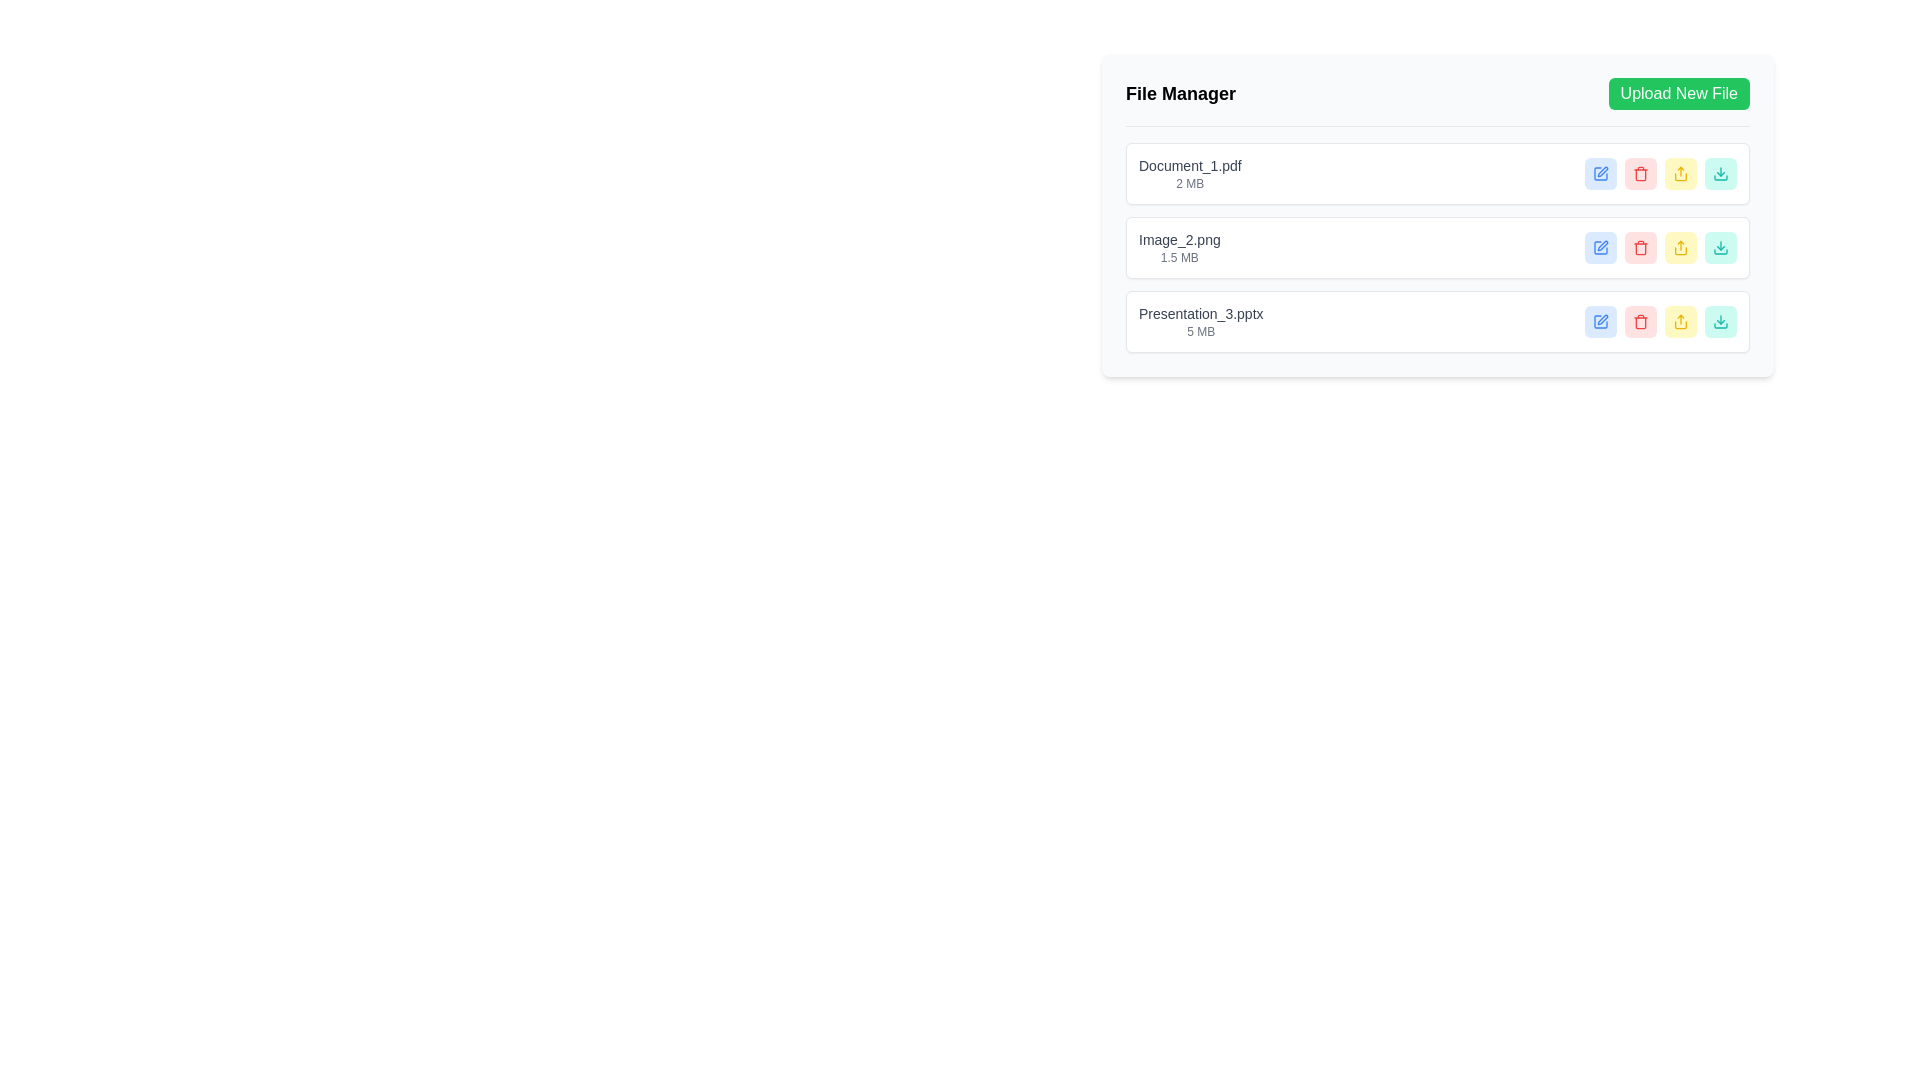  I want to click on the red delete button with a trash icon, which is the second button in a horizontal group of similar buttons in the file manager, to observe its hover effects, so click(1641, 172).